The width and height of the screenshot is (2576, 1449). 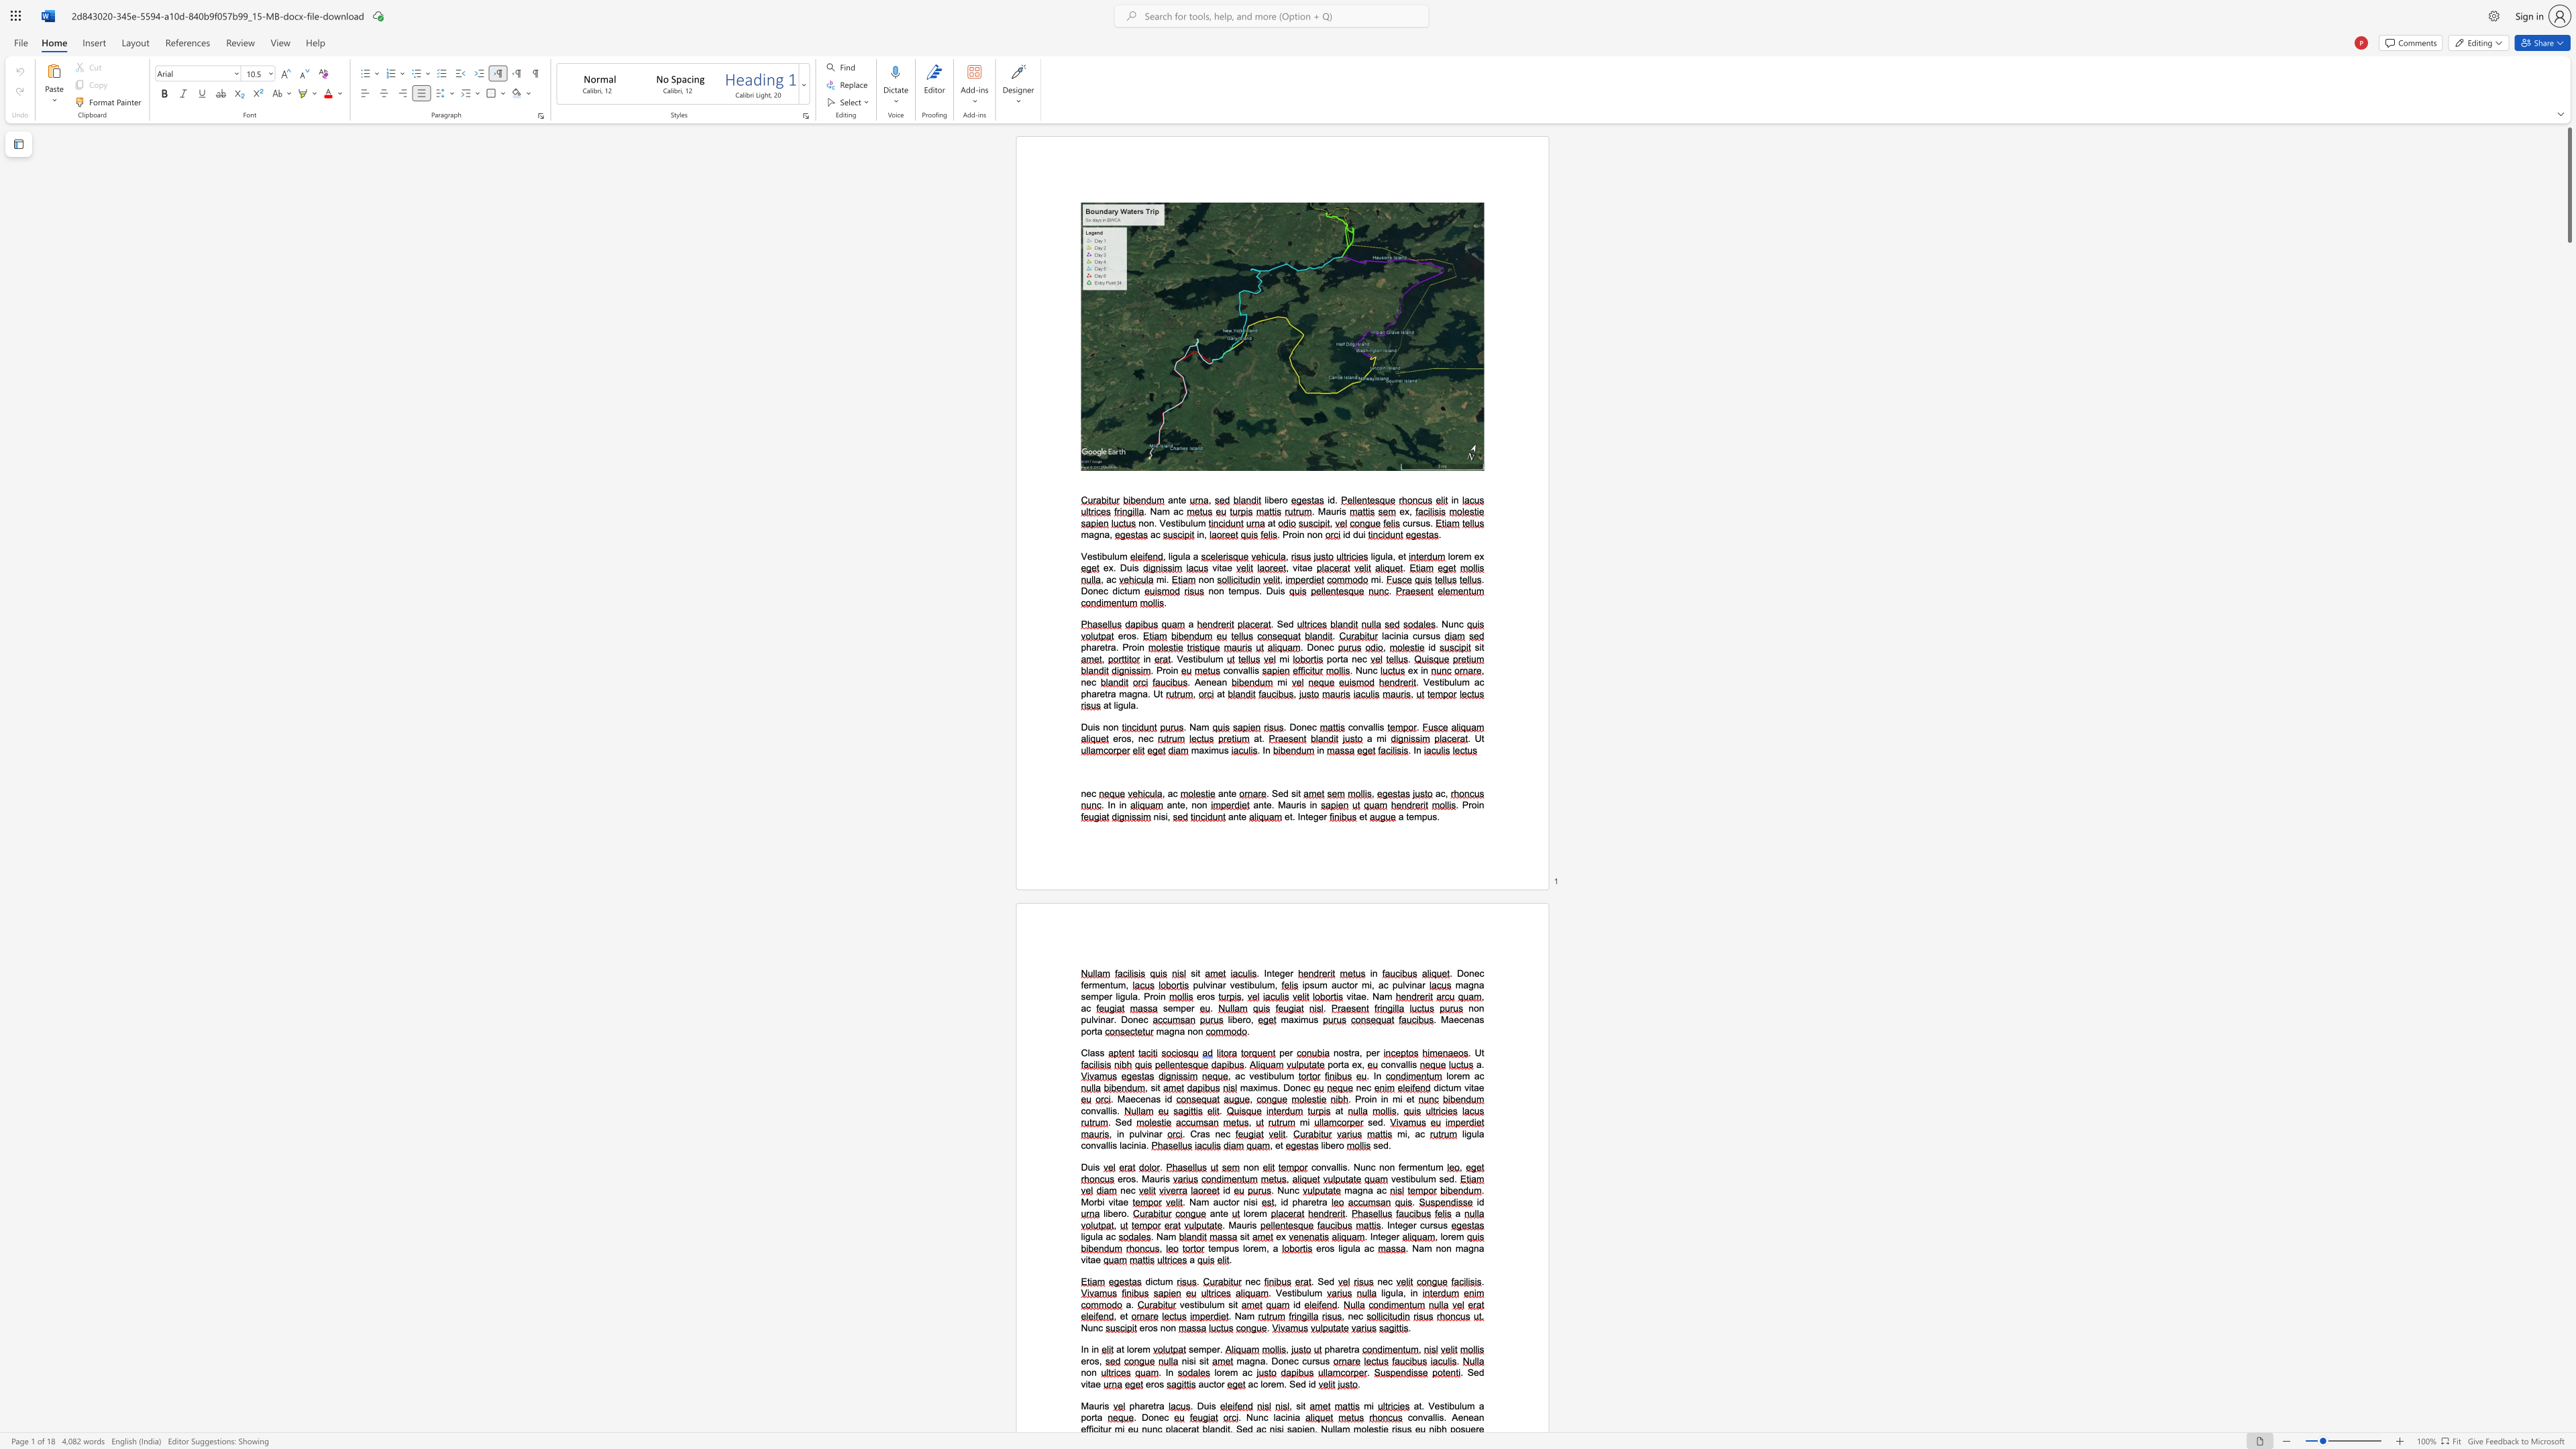 I want to click on the 1th character "s" in the text, so click(x=1191, y=1360).